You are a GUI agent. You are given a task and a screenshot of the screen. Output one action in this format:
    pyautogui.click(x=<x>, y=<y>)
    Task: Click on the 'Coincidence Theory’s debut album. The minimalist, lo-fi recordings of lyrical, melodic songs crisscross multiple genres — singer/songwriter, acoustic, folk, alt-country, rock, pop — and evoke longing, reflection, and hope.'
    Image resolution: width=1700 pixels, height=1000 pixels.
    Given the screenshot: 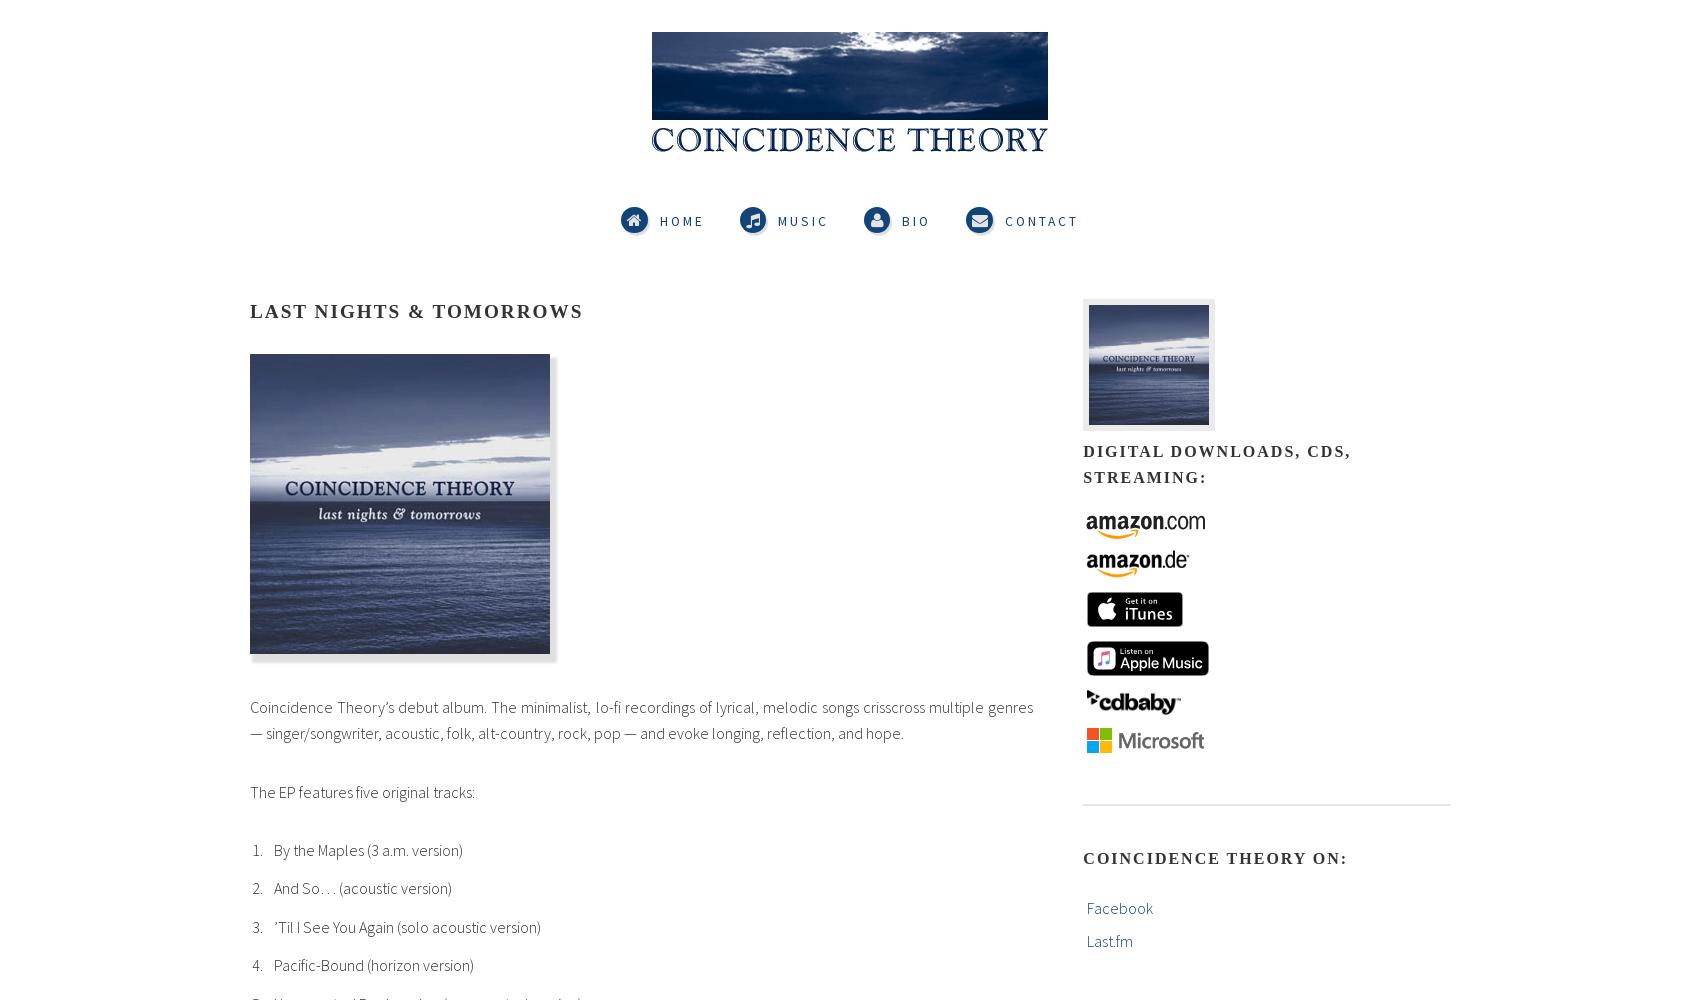 What is the action you would take?
    pyautogui.click(x=641, y=718)
    